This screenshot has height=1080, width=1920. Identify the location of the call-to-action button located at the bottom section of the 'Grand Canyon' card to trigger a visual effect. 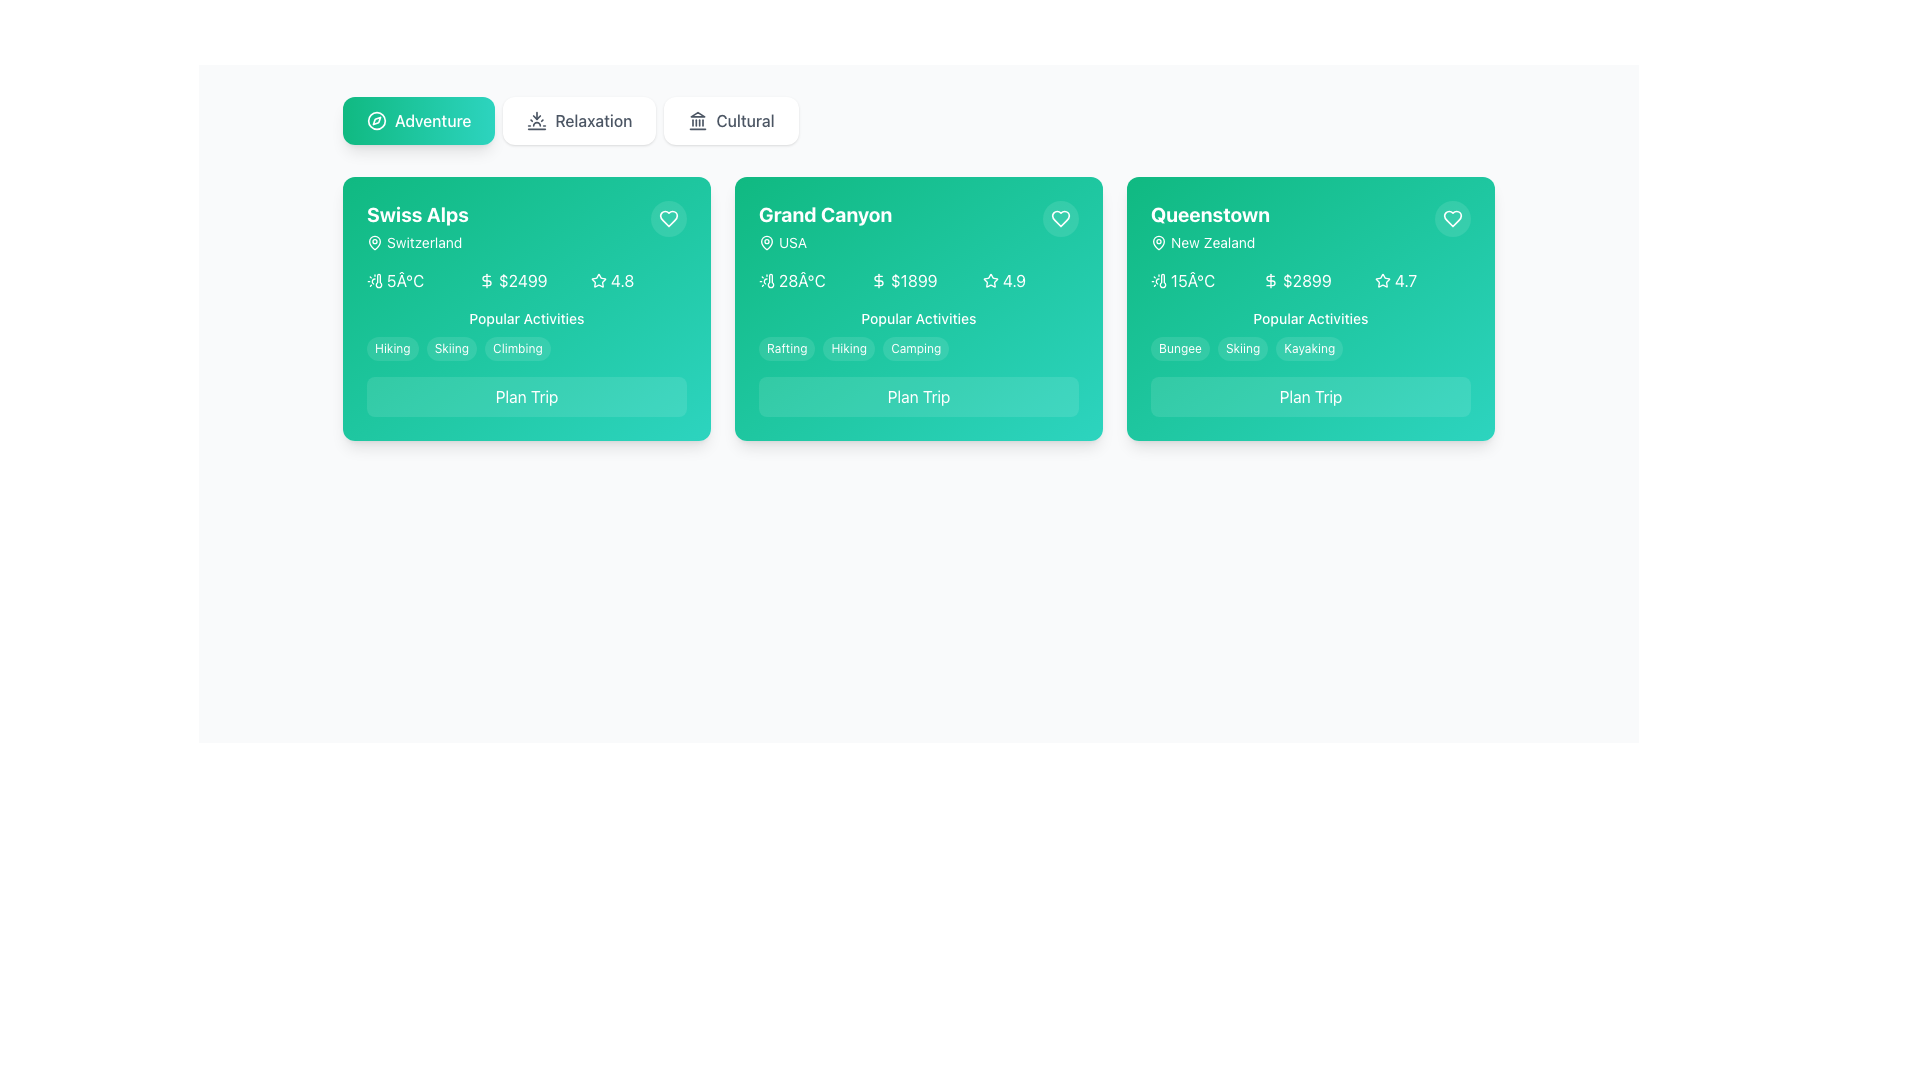
(917, 397).